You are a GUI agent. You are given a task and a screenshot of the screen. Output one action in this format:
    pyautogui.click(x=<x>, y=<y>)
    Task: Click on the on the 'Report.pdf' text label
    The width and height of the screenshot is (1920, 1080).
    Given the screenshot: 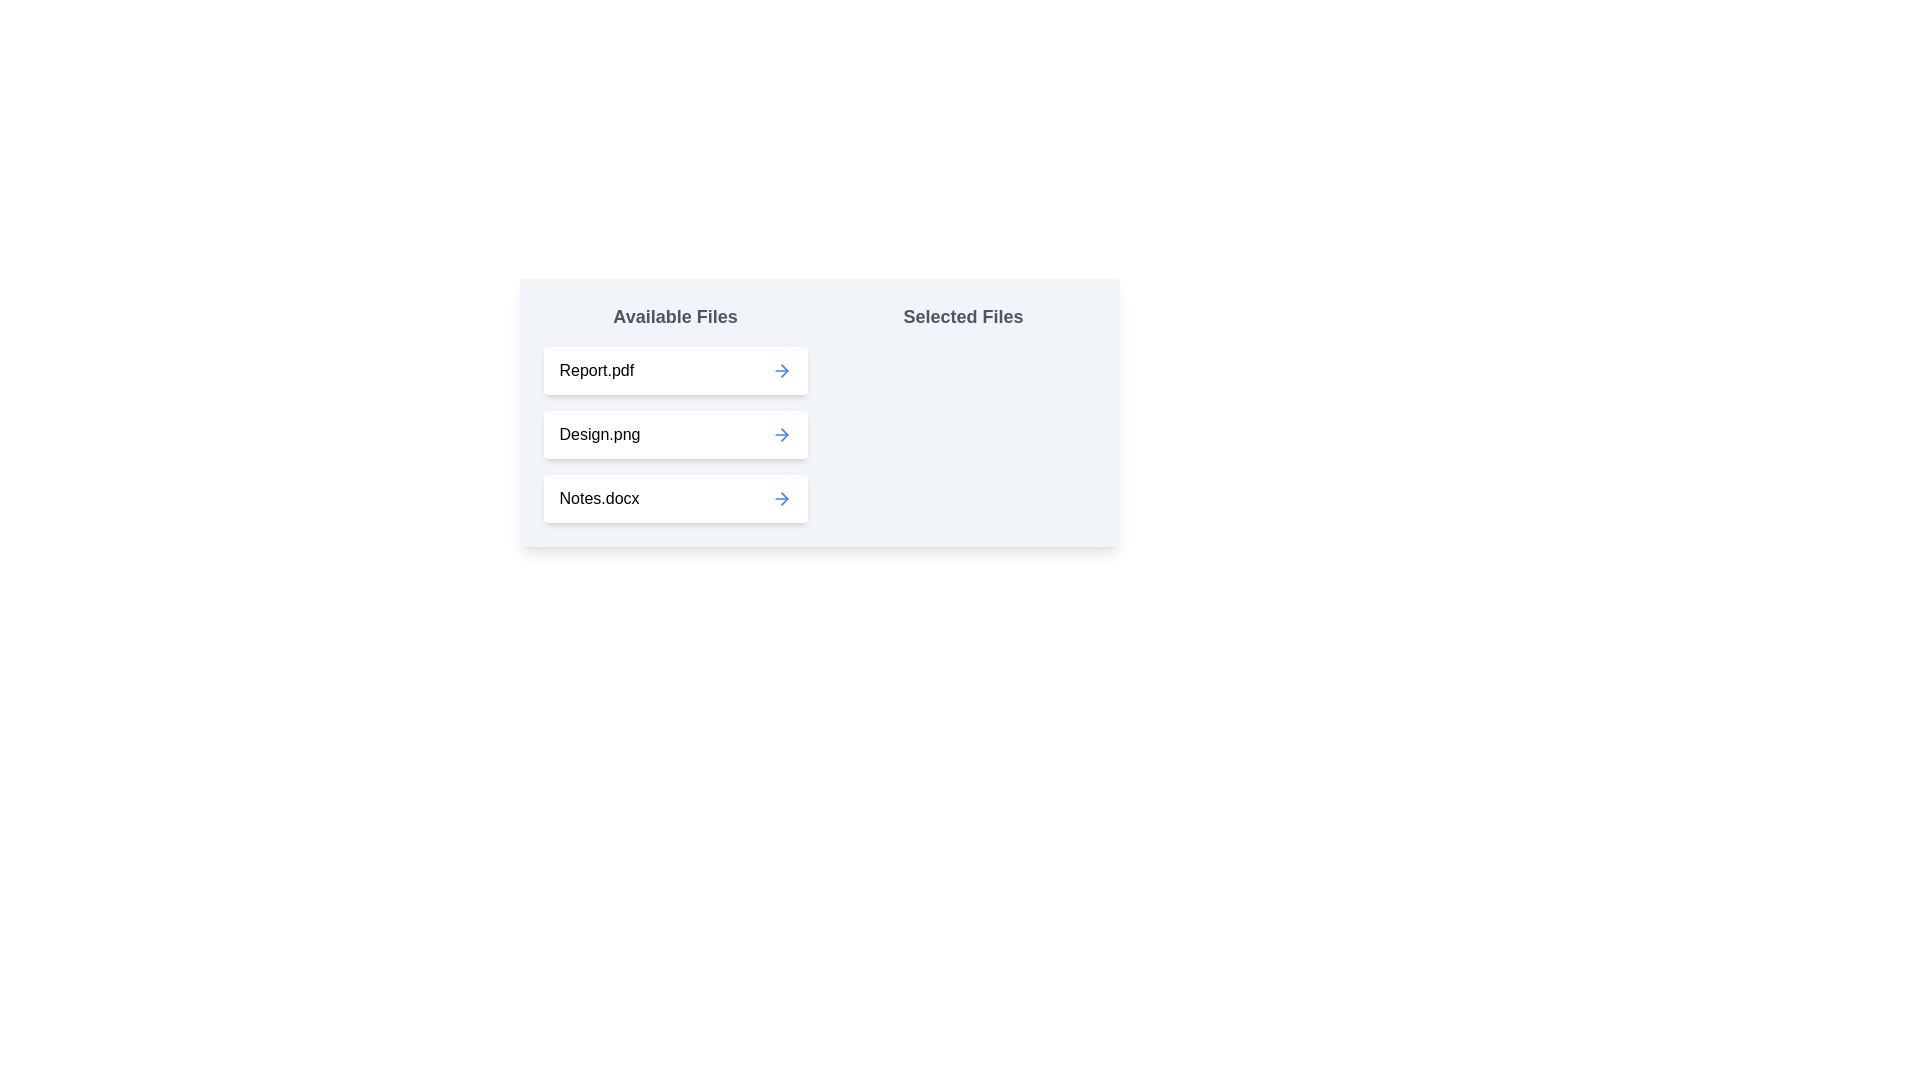 What is the action you would take?
    pyautogui.click(x=595, y=370)
    